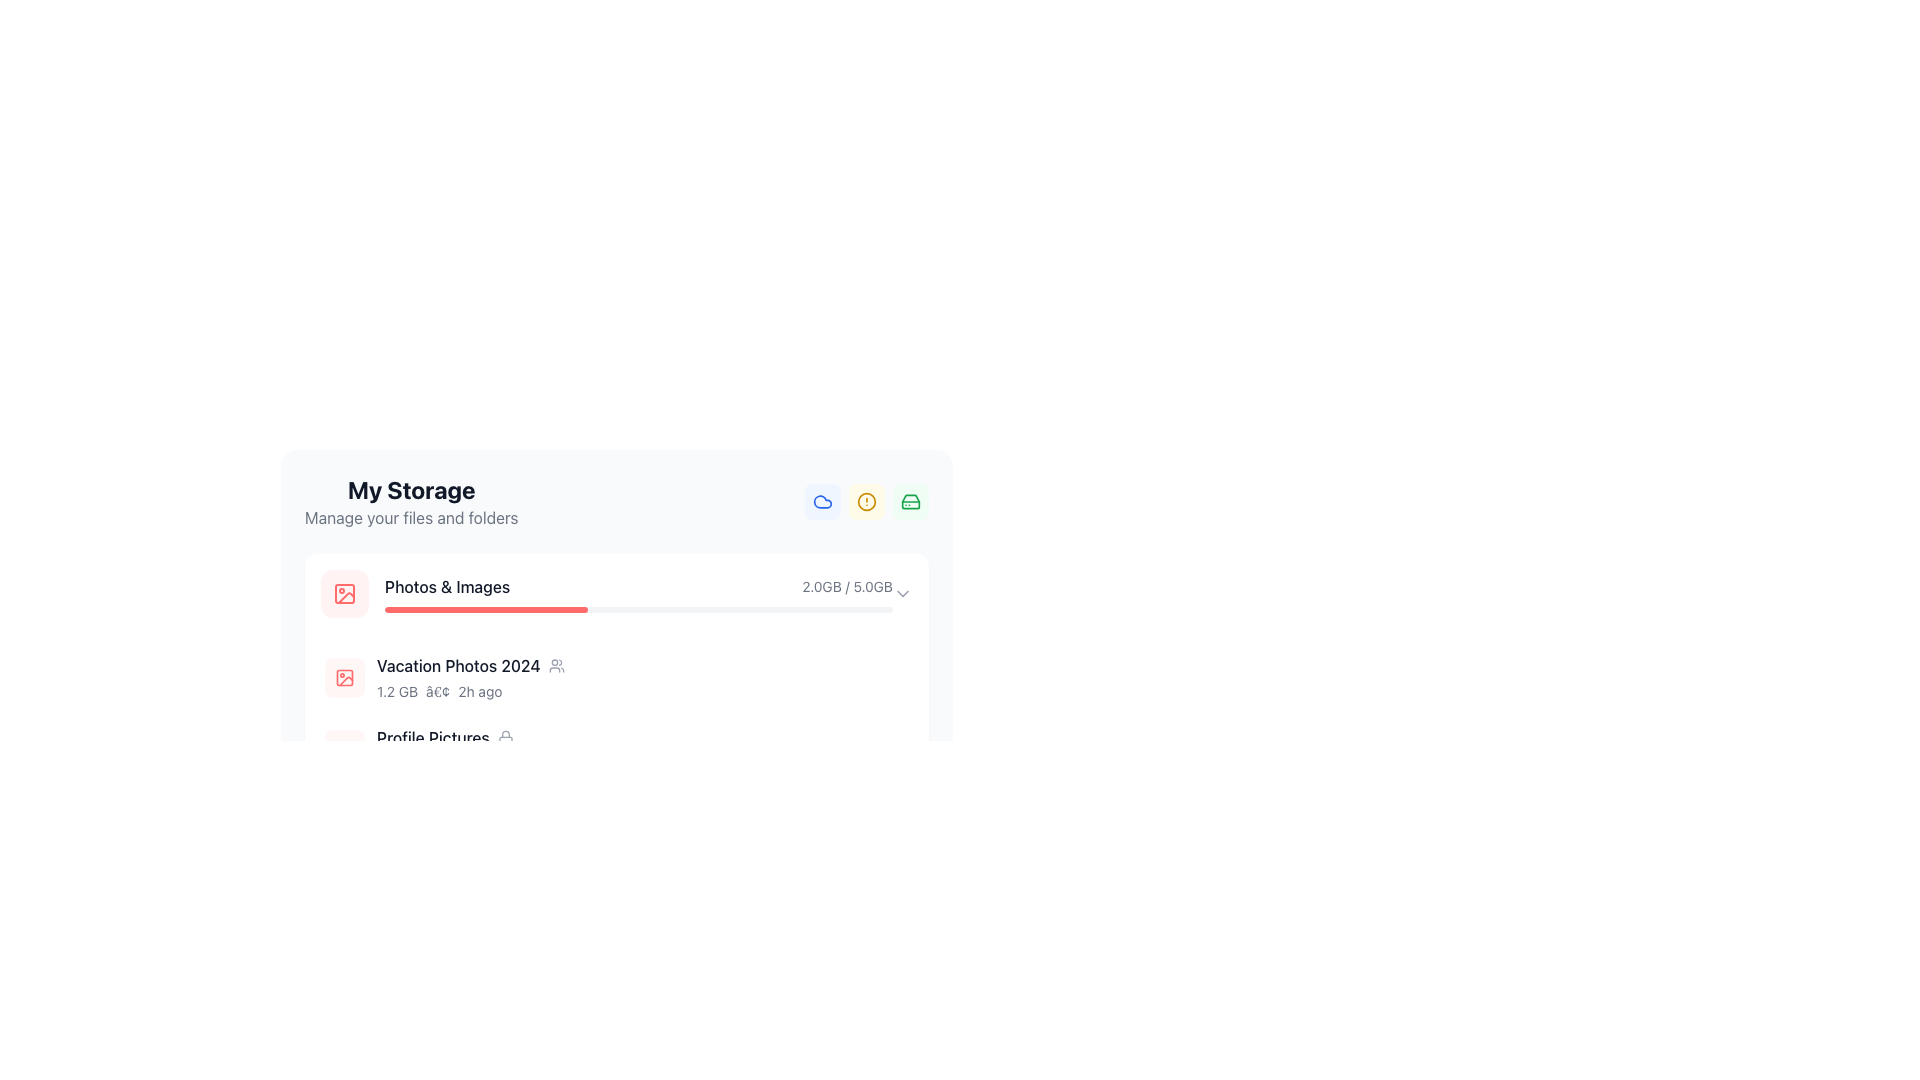 The width and height of the screenshot is (1920, 1080). What do you see at coordinates (505, 737) in the screenshot?
I see `the gray minimalistic lock icon positioned to the right of 'Profile Pictures', which symbolizes security or restricted access` at bounding box center [505, 737].